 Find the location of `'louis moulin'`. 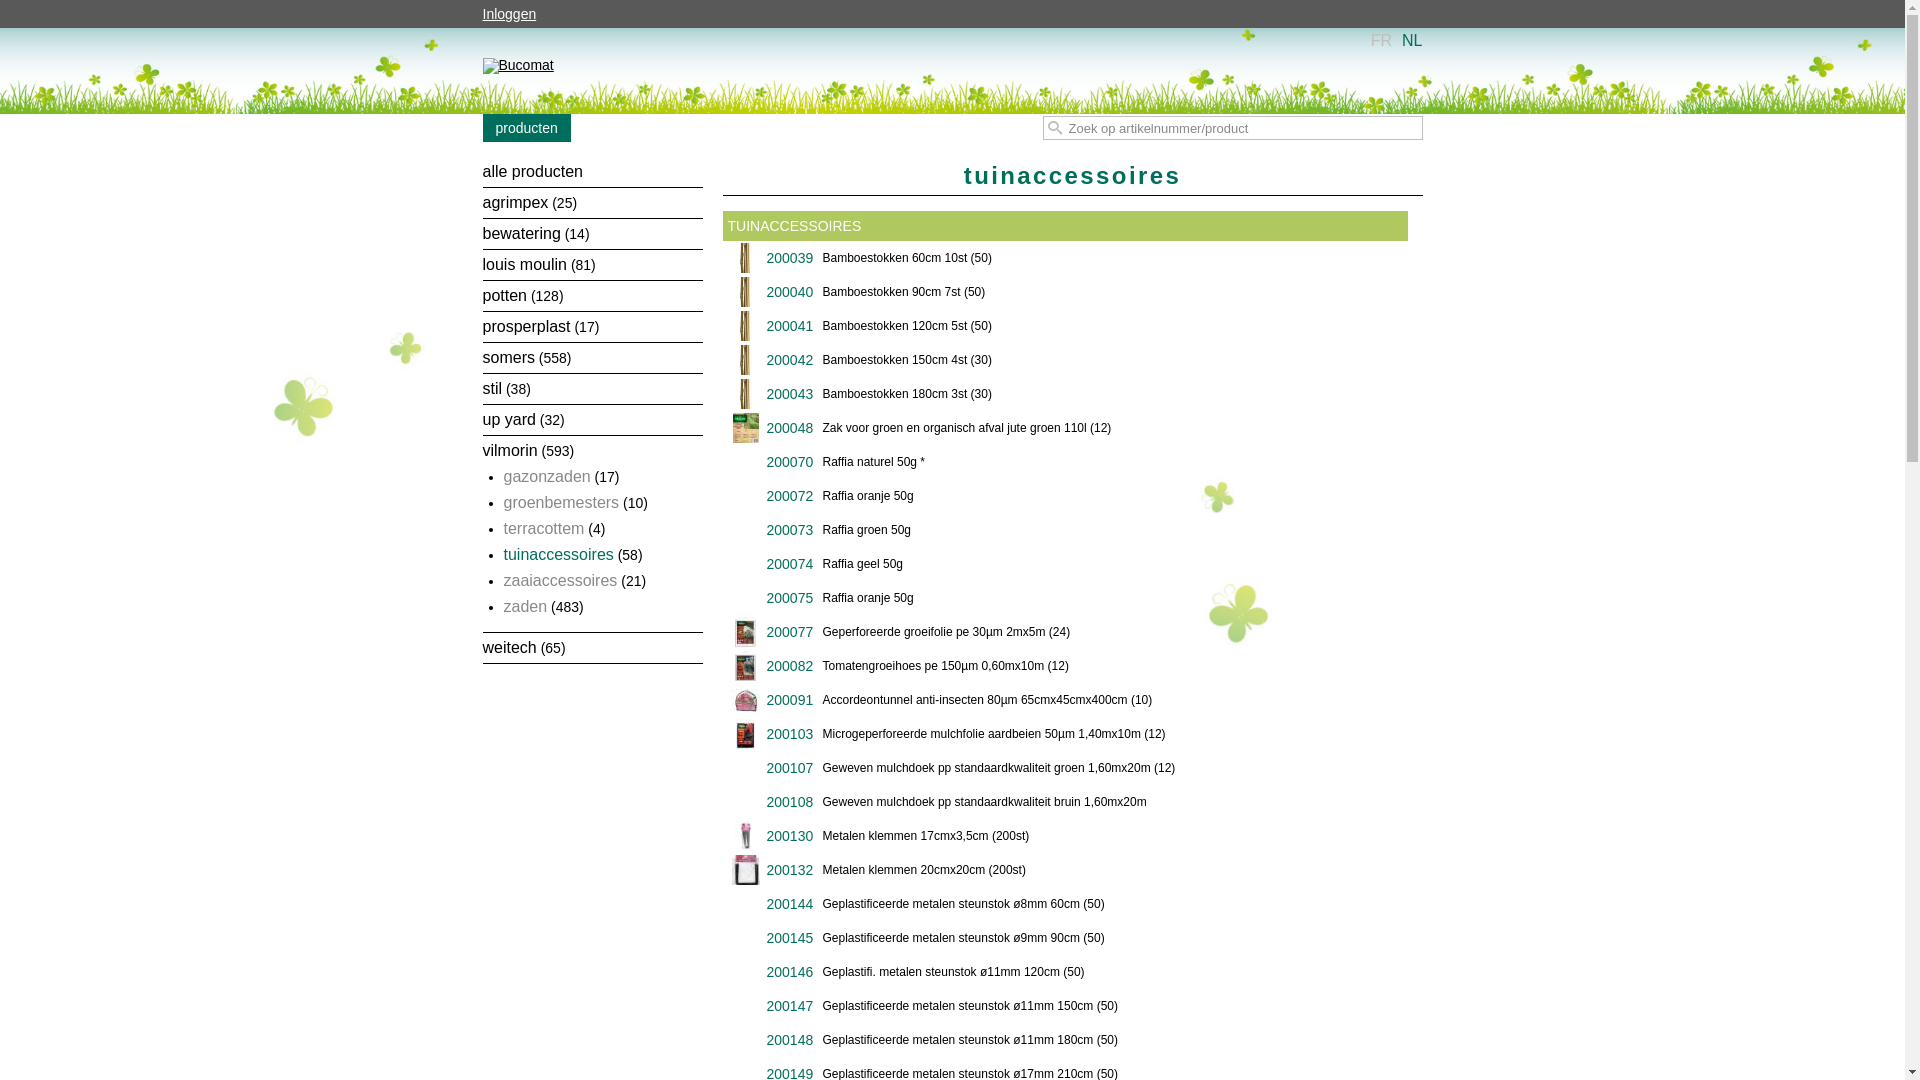

'louis moulin' is located at coordinates (523, 263).